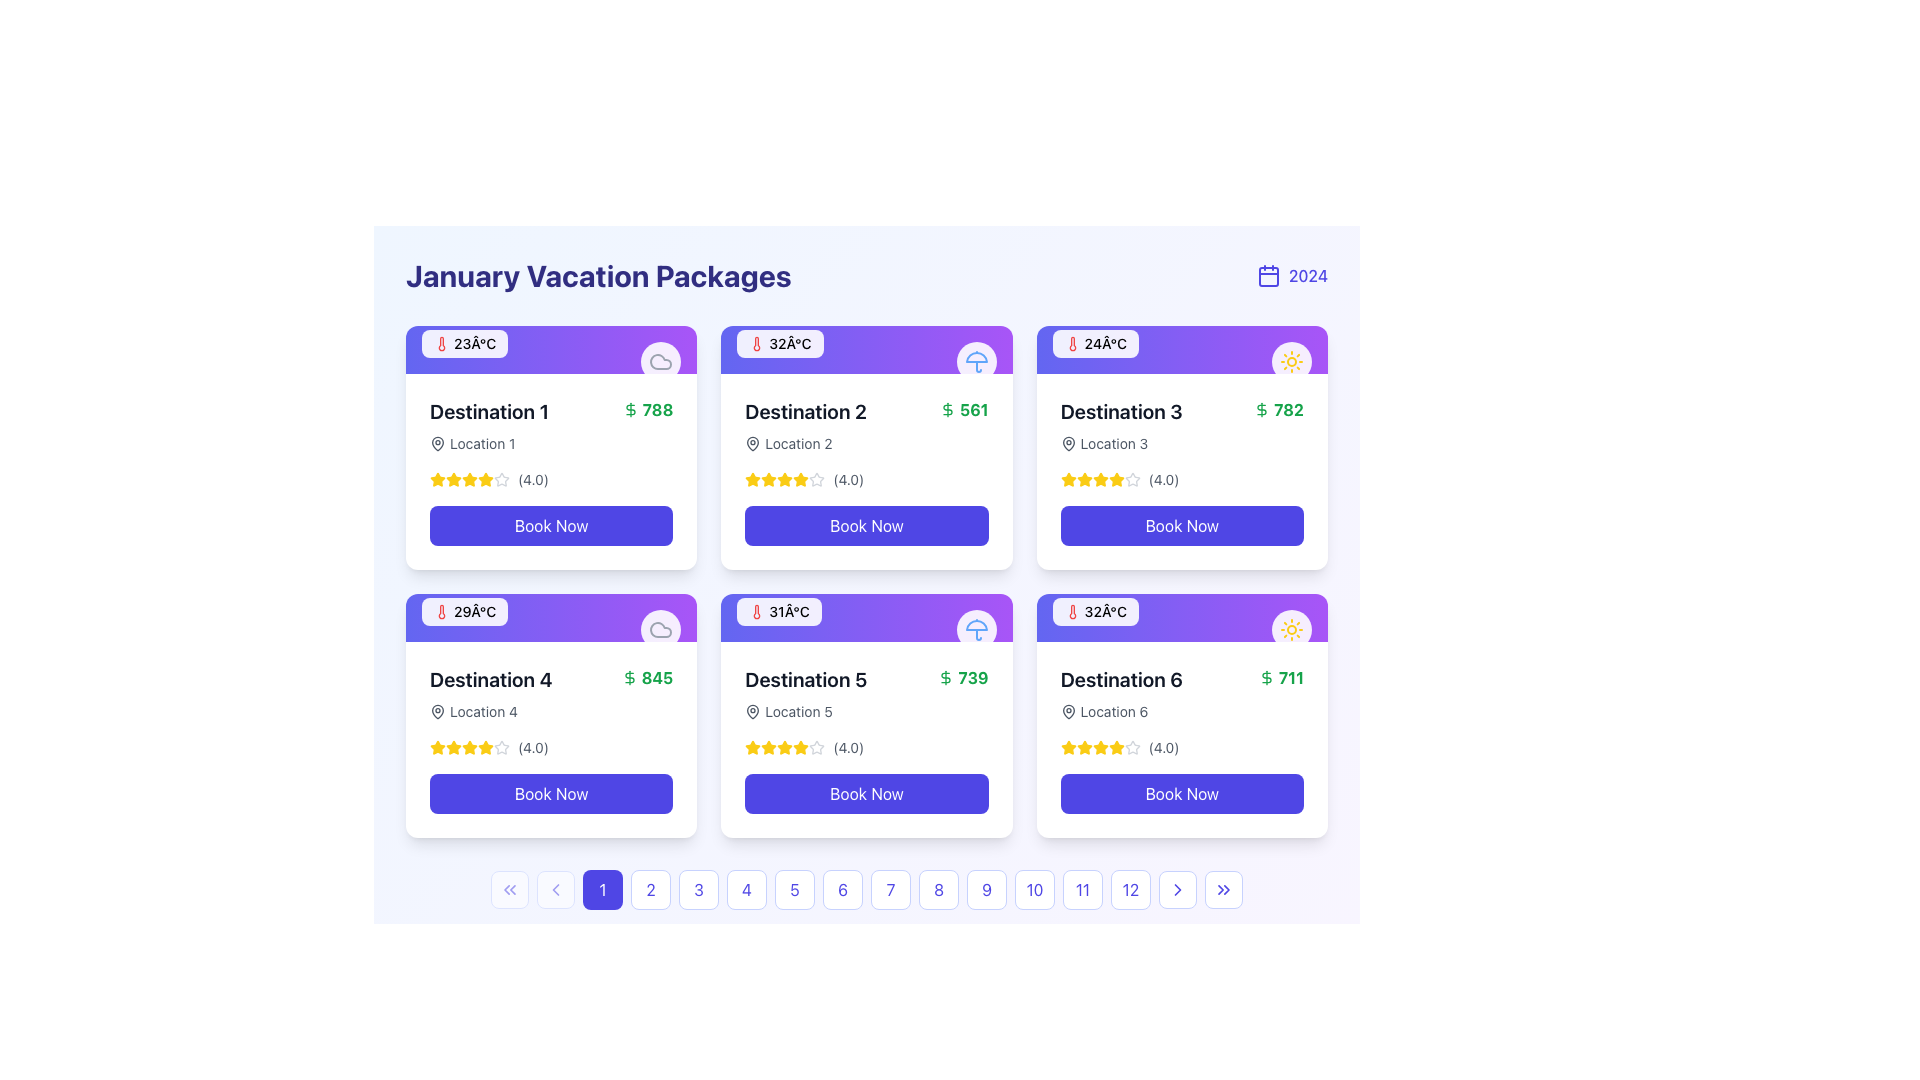  I want to click on the tenth pagination button located at the bottom center of the interface, so click(1035, 889).